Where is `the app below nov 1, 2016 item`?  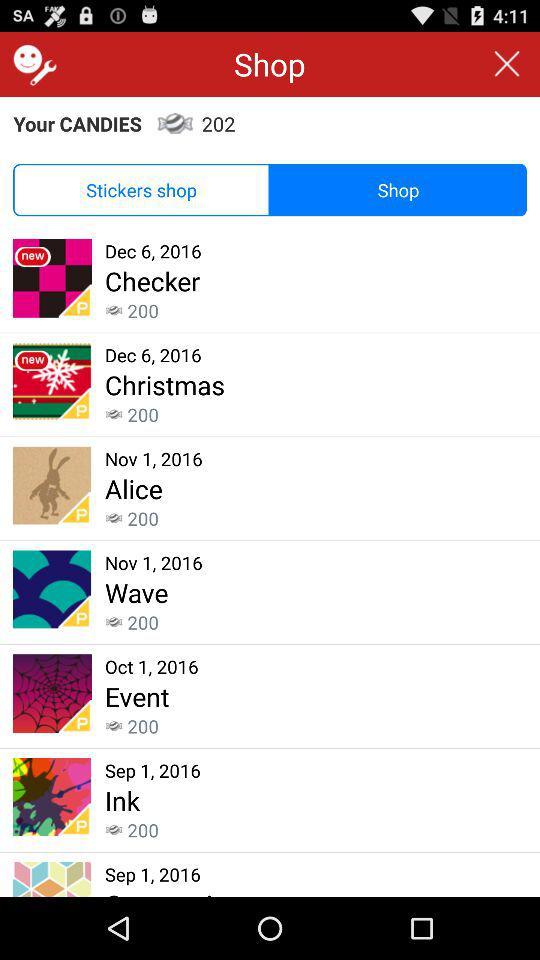
the app below nov 1, 2016 item is located at coordinates (135, 592).